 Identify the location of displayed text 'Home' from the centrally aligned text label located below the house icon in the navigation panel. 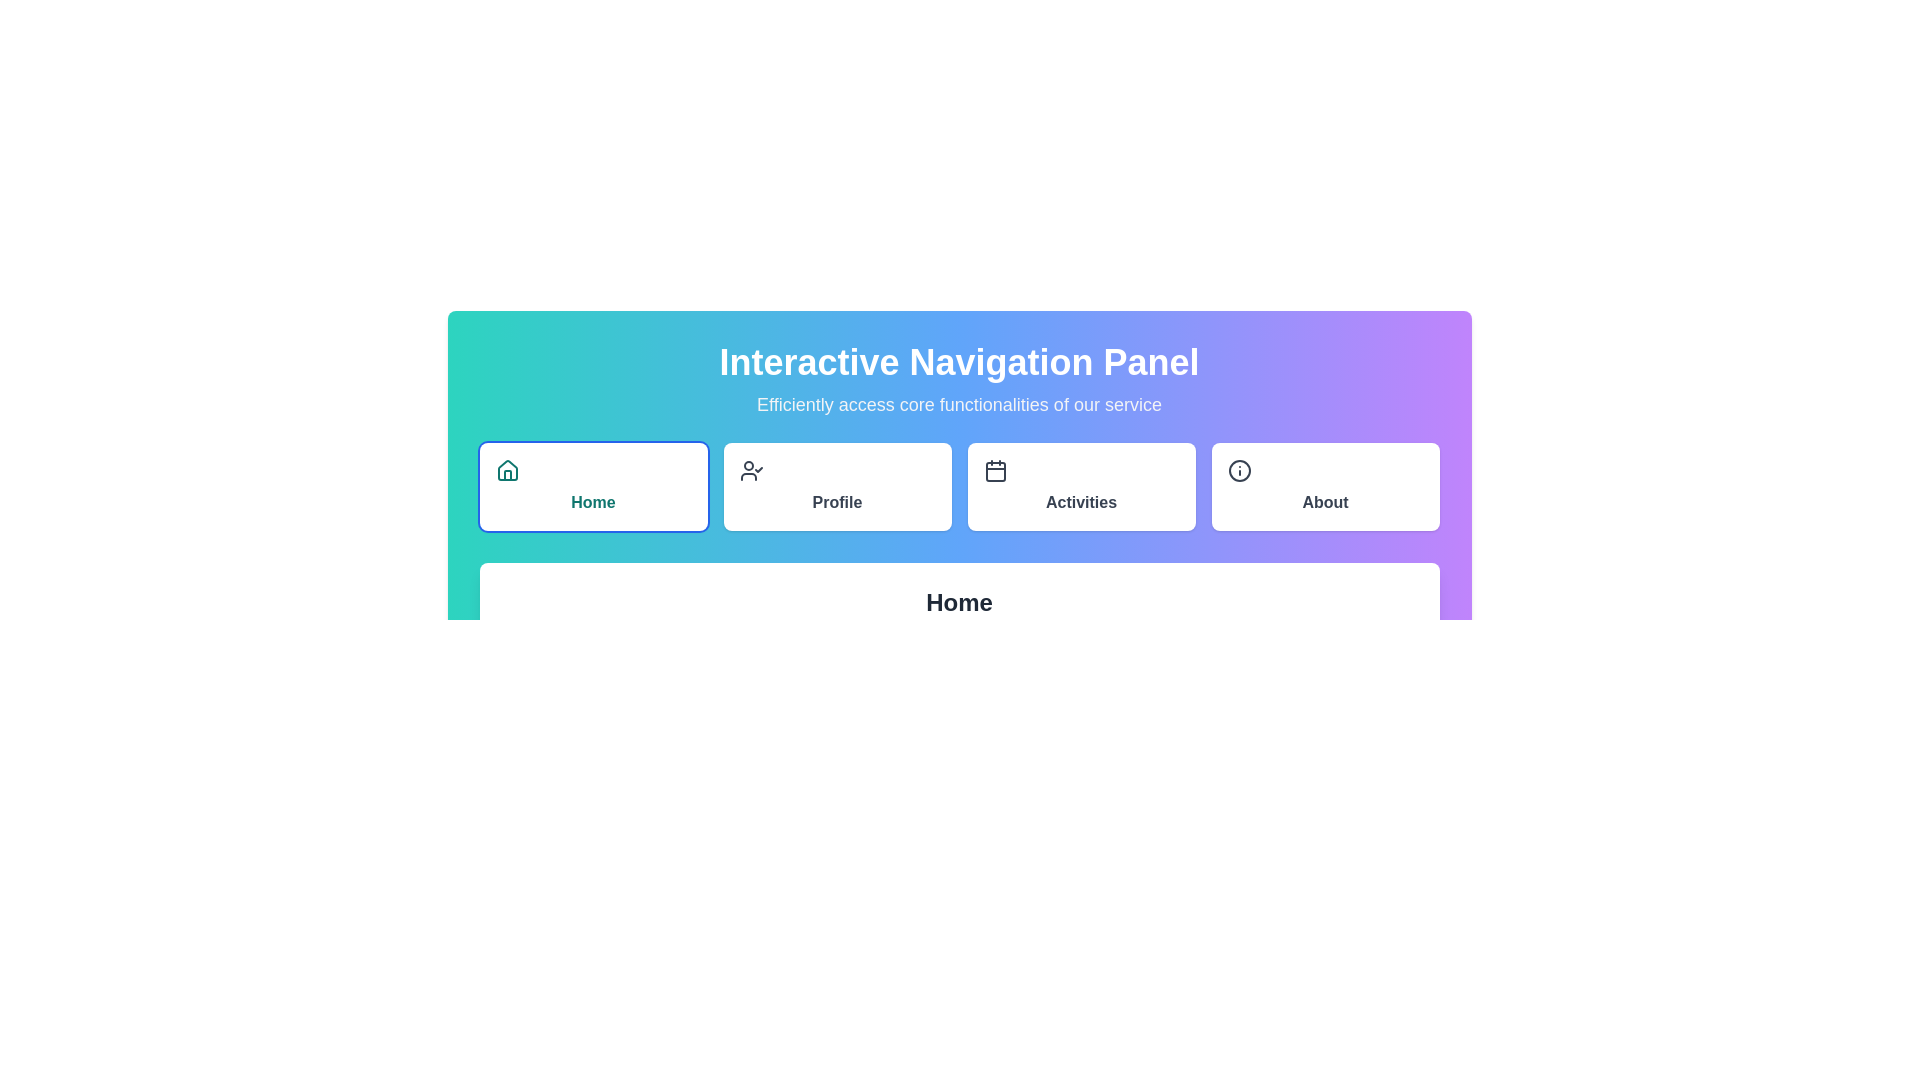
(592, 501).